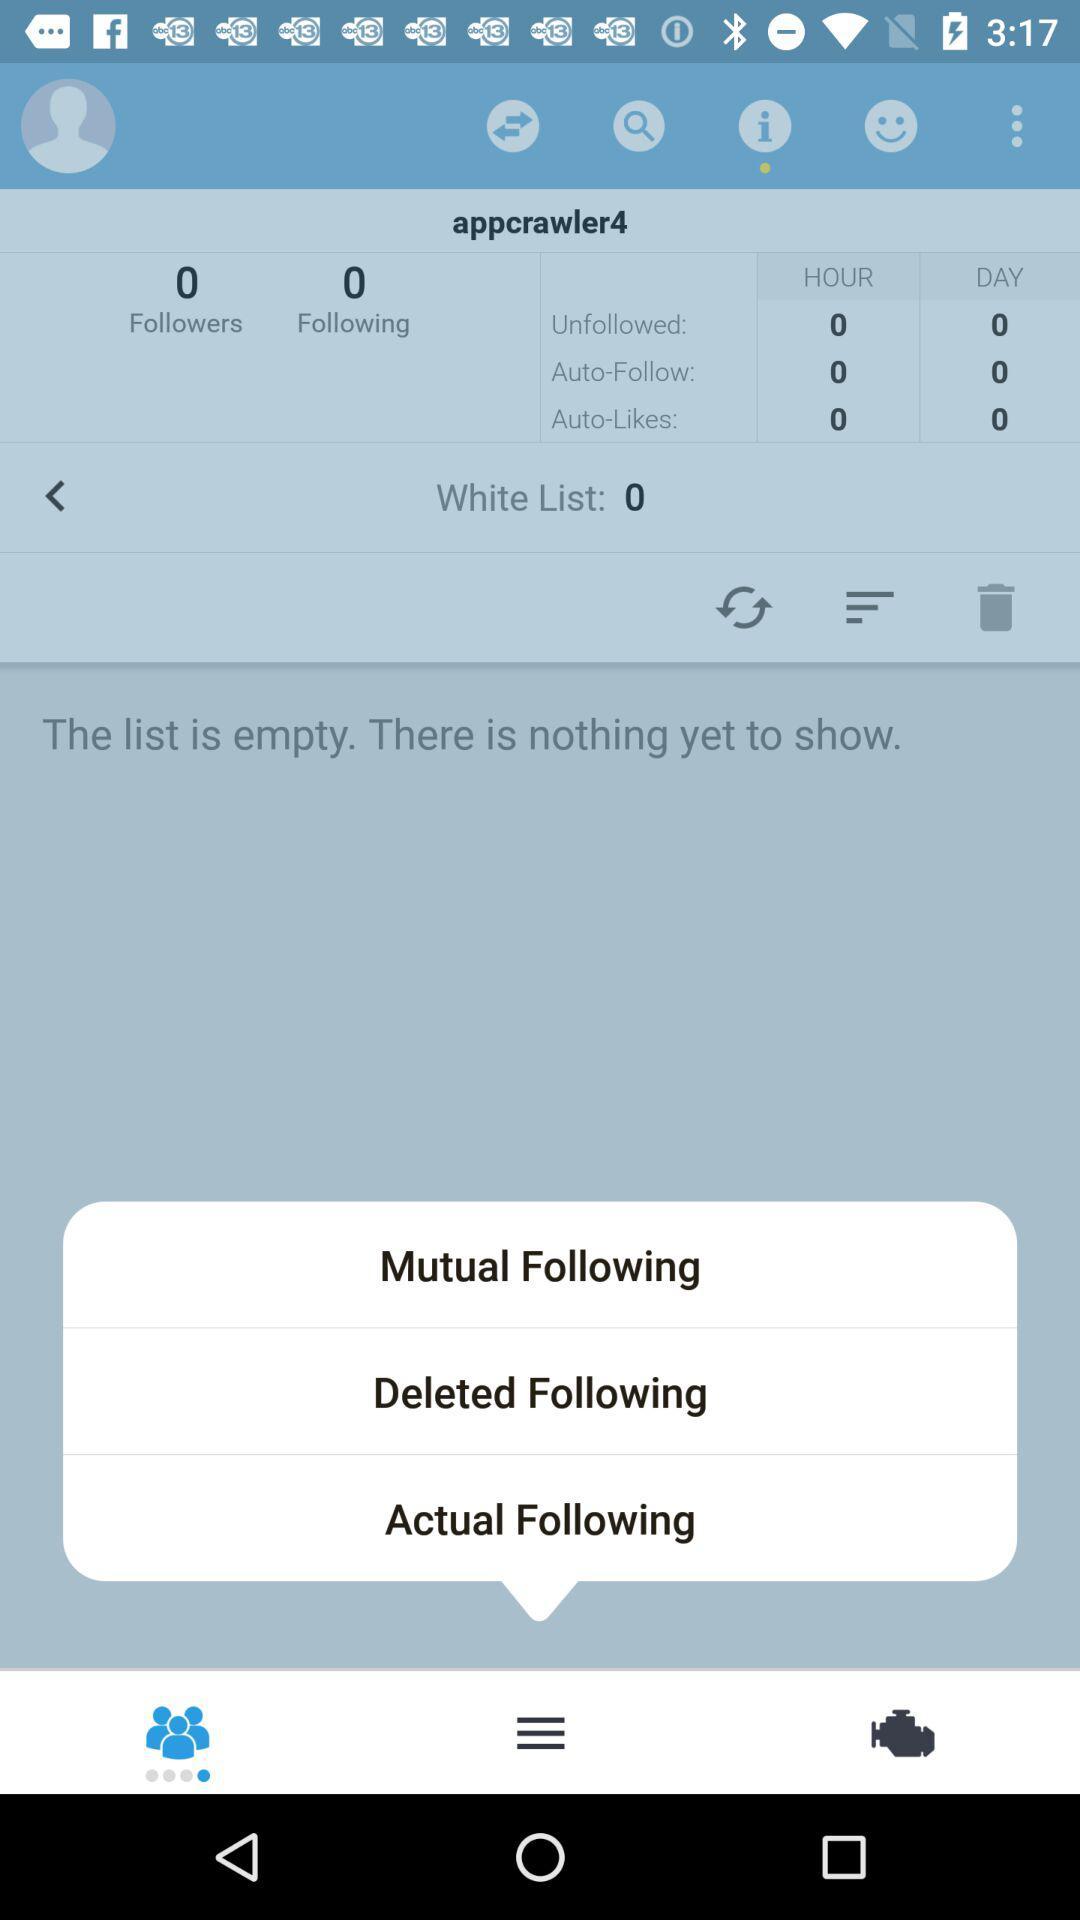 The height and width of the screenshot is (1920, 1080). Describe the element at coordinates (869, 606) in the screenshot. I see `the filter_list icon` at that location.